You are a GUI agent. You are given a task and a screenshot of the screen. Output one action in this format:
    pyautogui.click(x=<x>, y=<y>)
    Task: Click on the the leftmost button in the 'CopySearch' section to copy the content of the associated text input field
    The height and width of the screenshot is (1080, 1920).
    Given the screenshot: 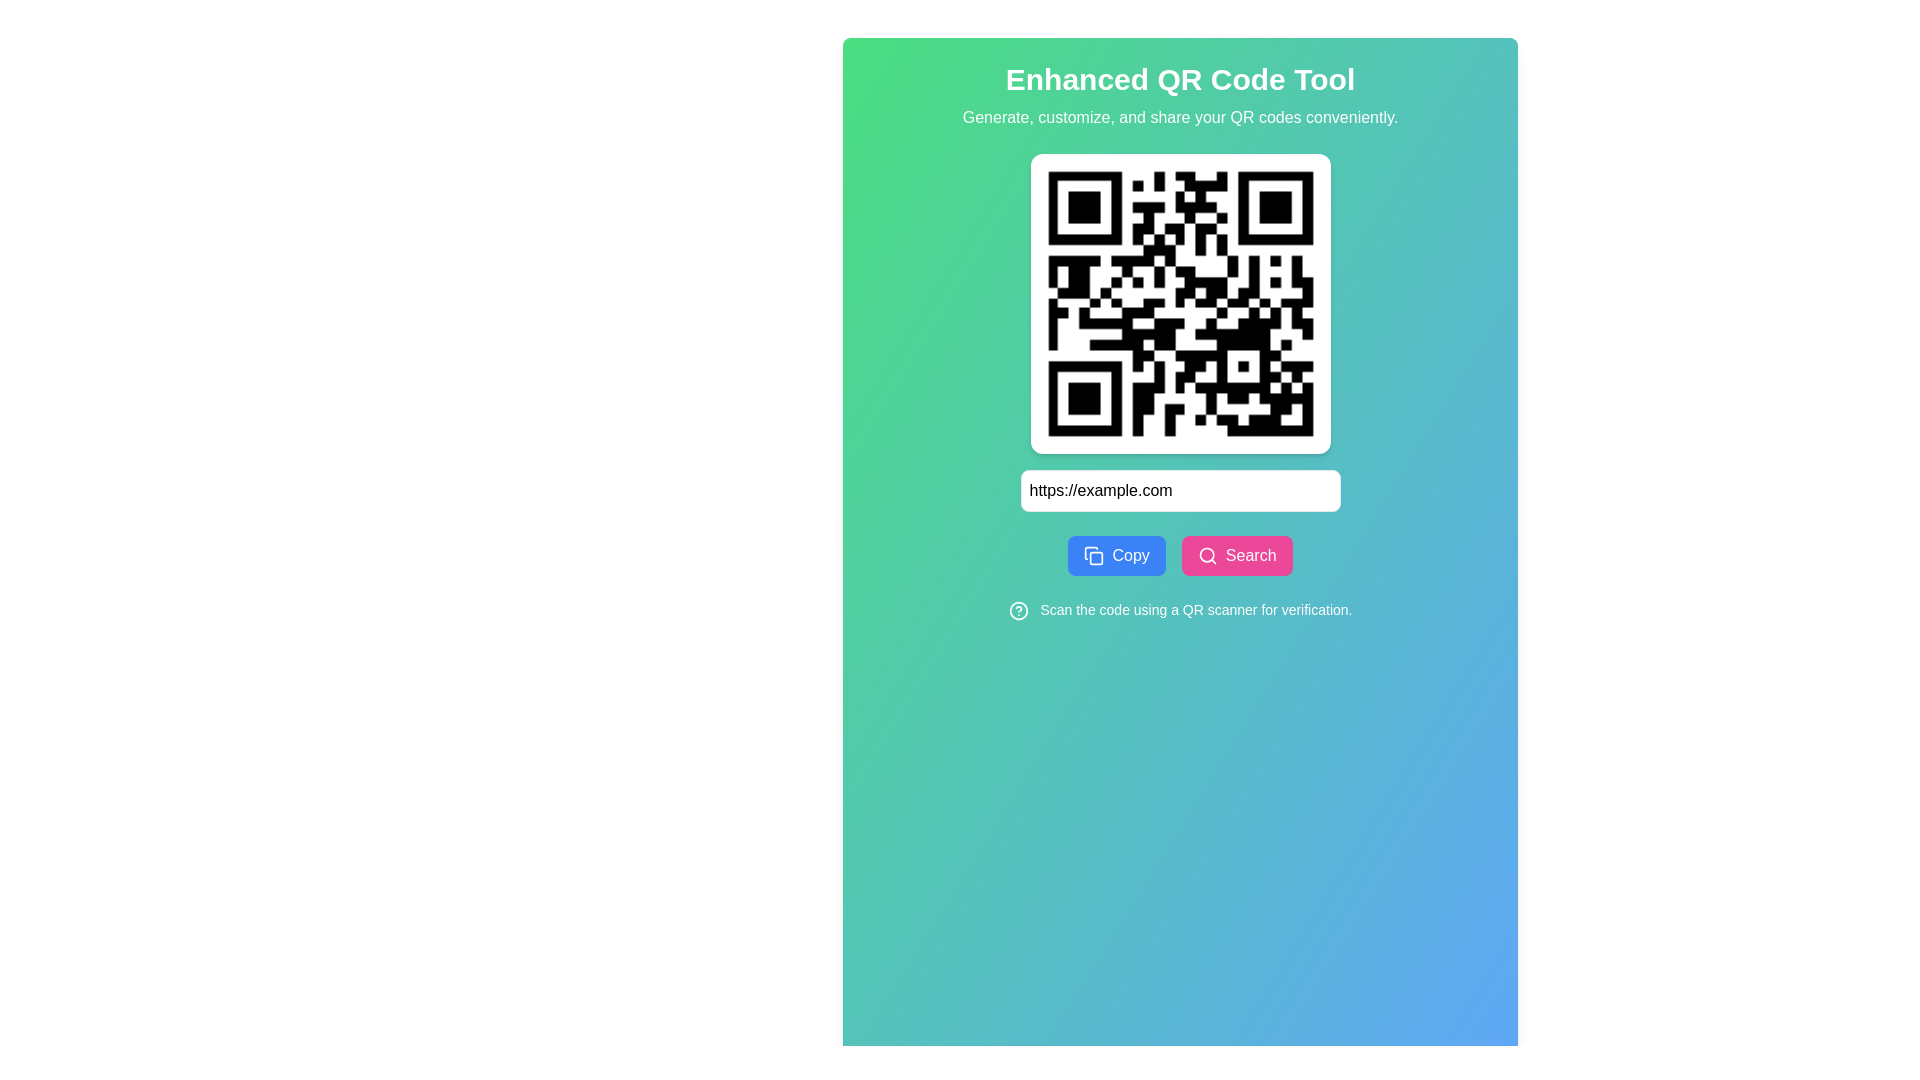 What is the action you would take?
    pyautogui.click(x=1116, y=555)
    